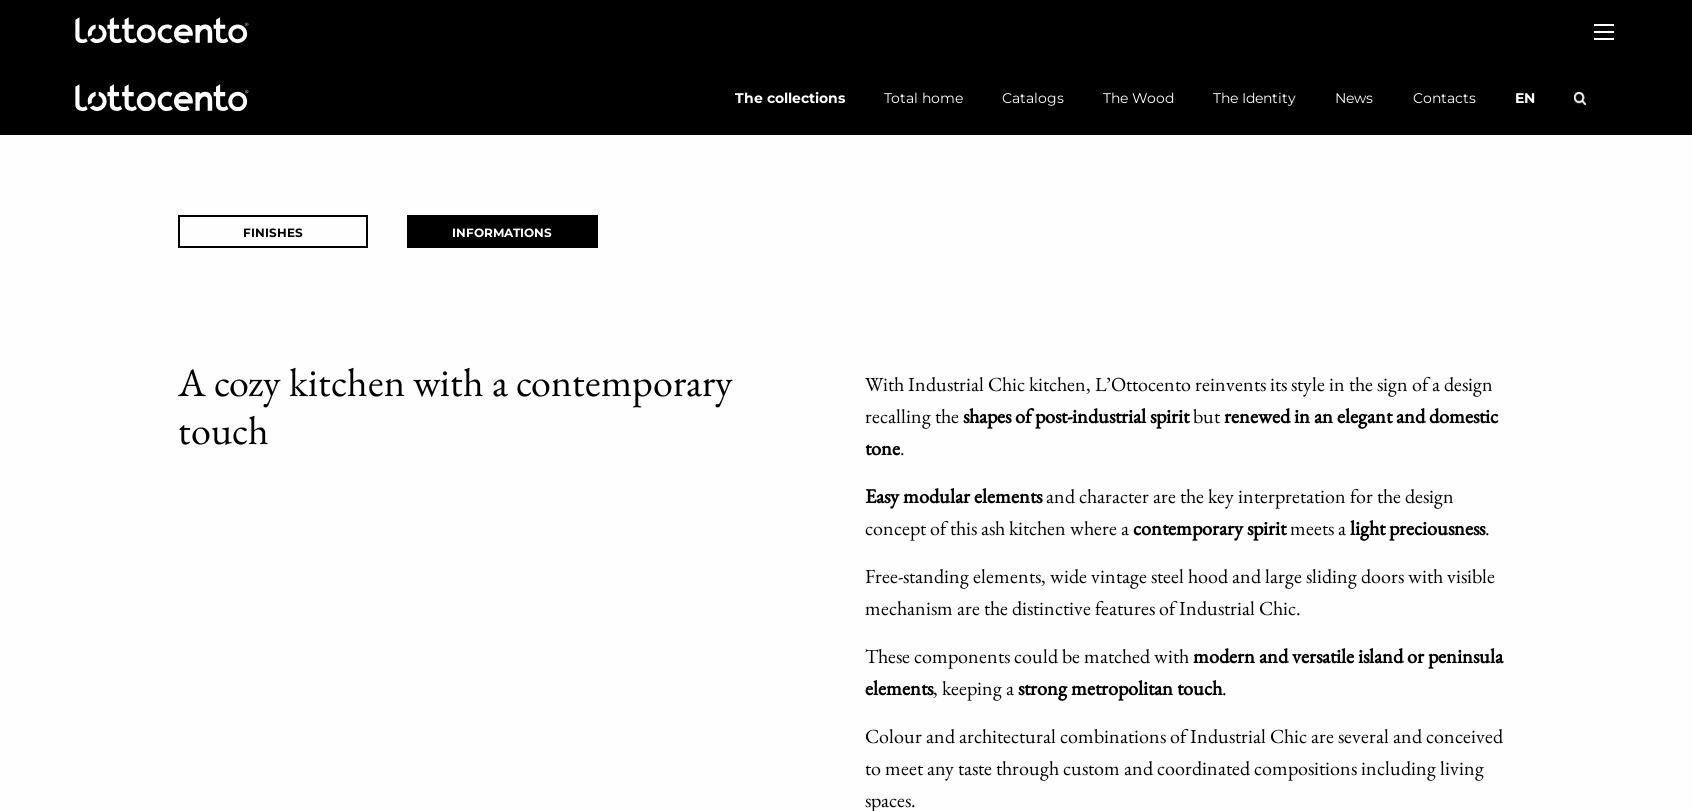 The image size is (1692, 811). What do you see at coordinates (1028, 653) in the screenshot?
I see `'These components could be matched with'` at bounding box center [1028, 653].